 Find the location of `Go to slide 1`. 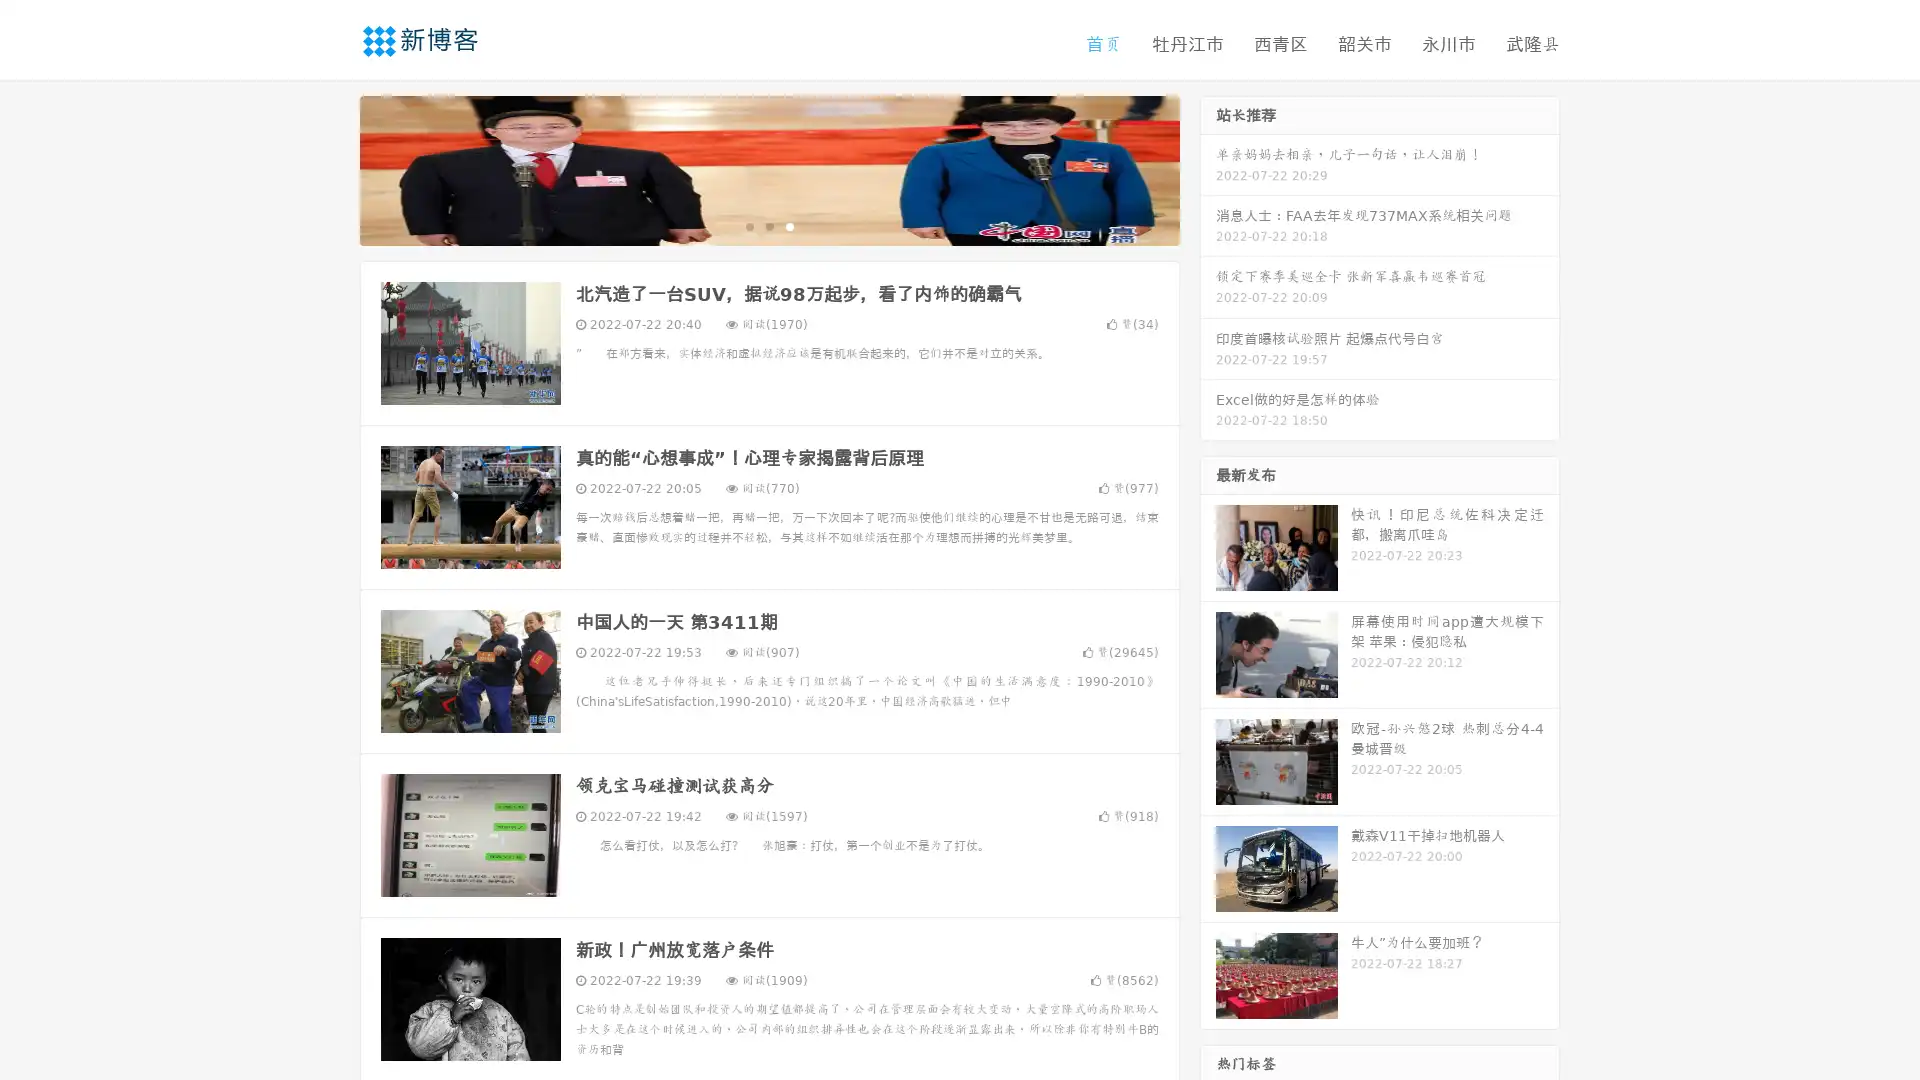

Go to slide 1 is located at coordinates (748, 225).